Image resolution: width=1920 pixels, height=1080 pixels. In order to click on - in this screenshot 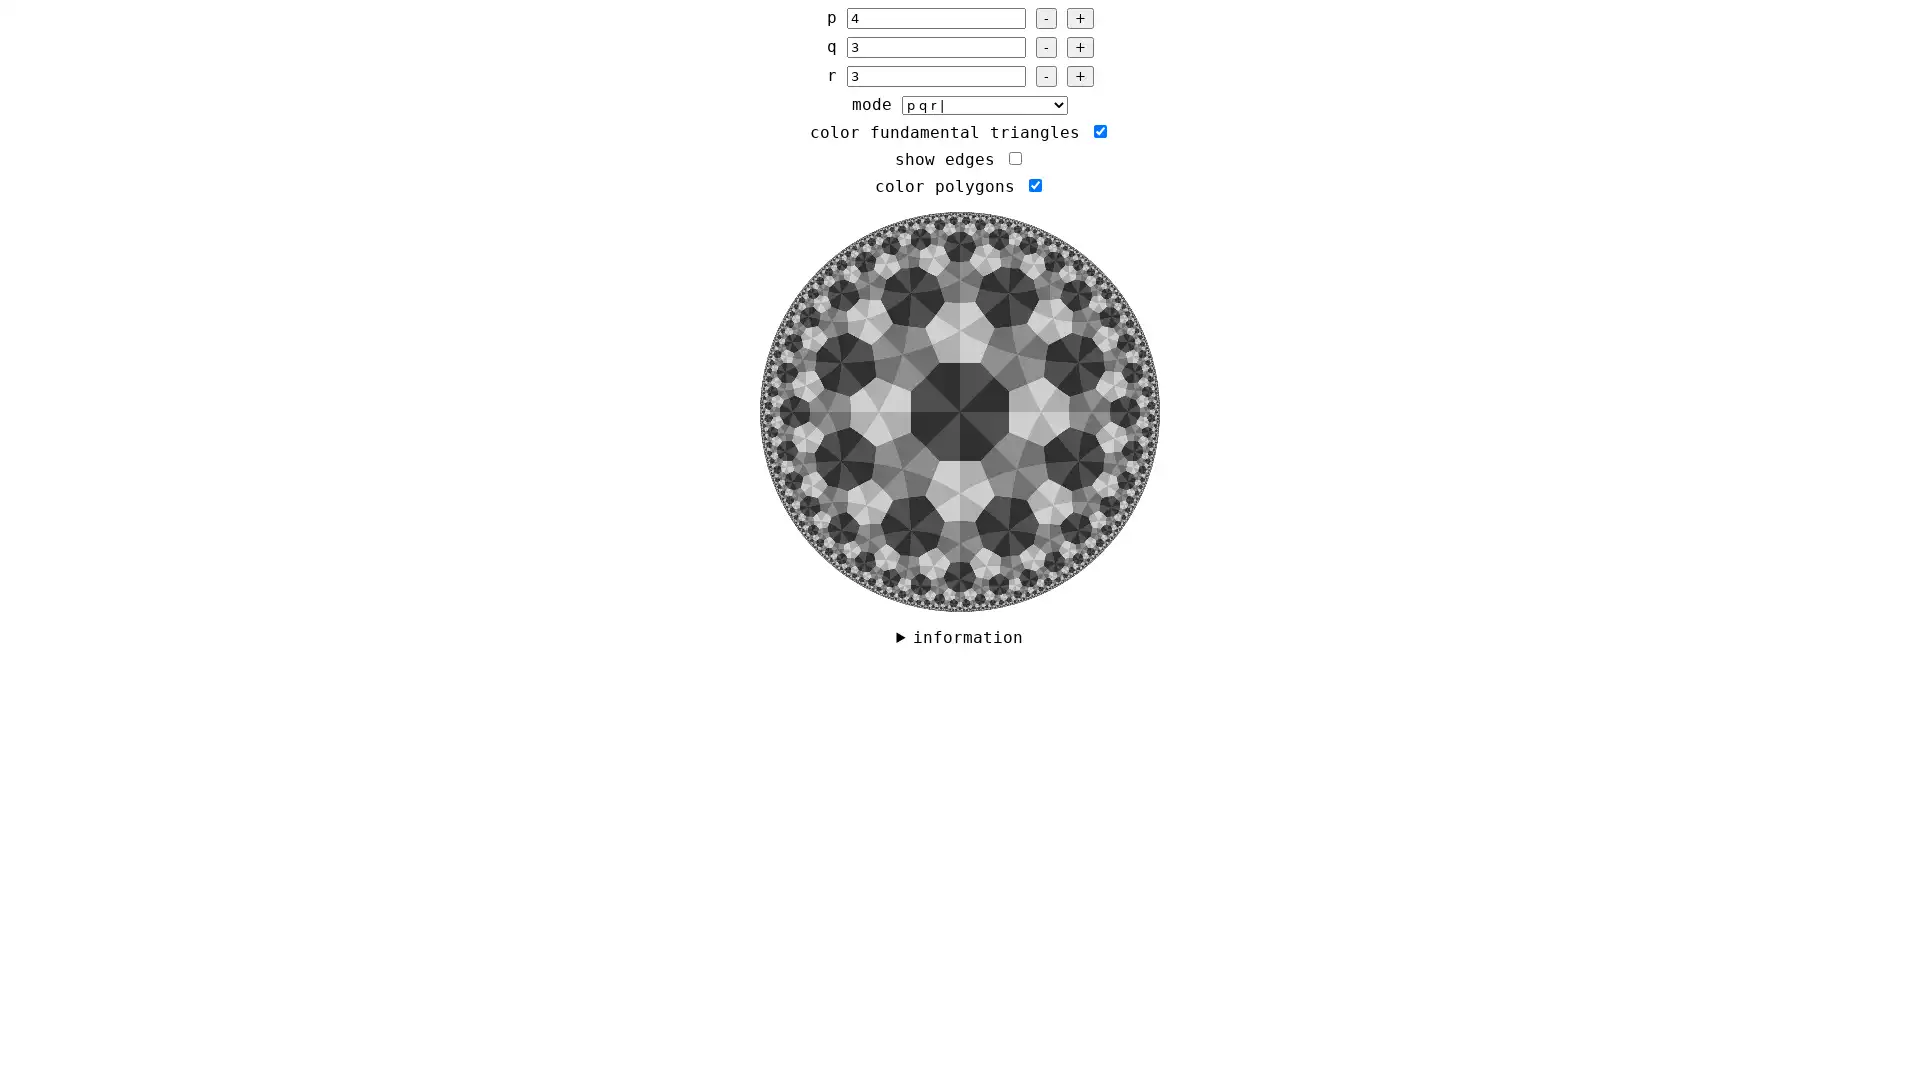, I will do `click(1044, 18)`.